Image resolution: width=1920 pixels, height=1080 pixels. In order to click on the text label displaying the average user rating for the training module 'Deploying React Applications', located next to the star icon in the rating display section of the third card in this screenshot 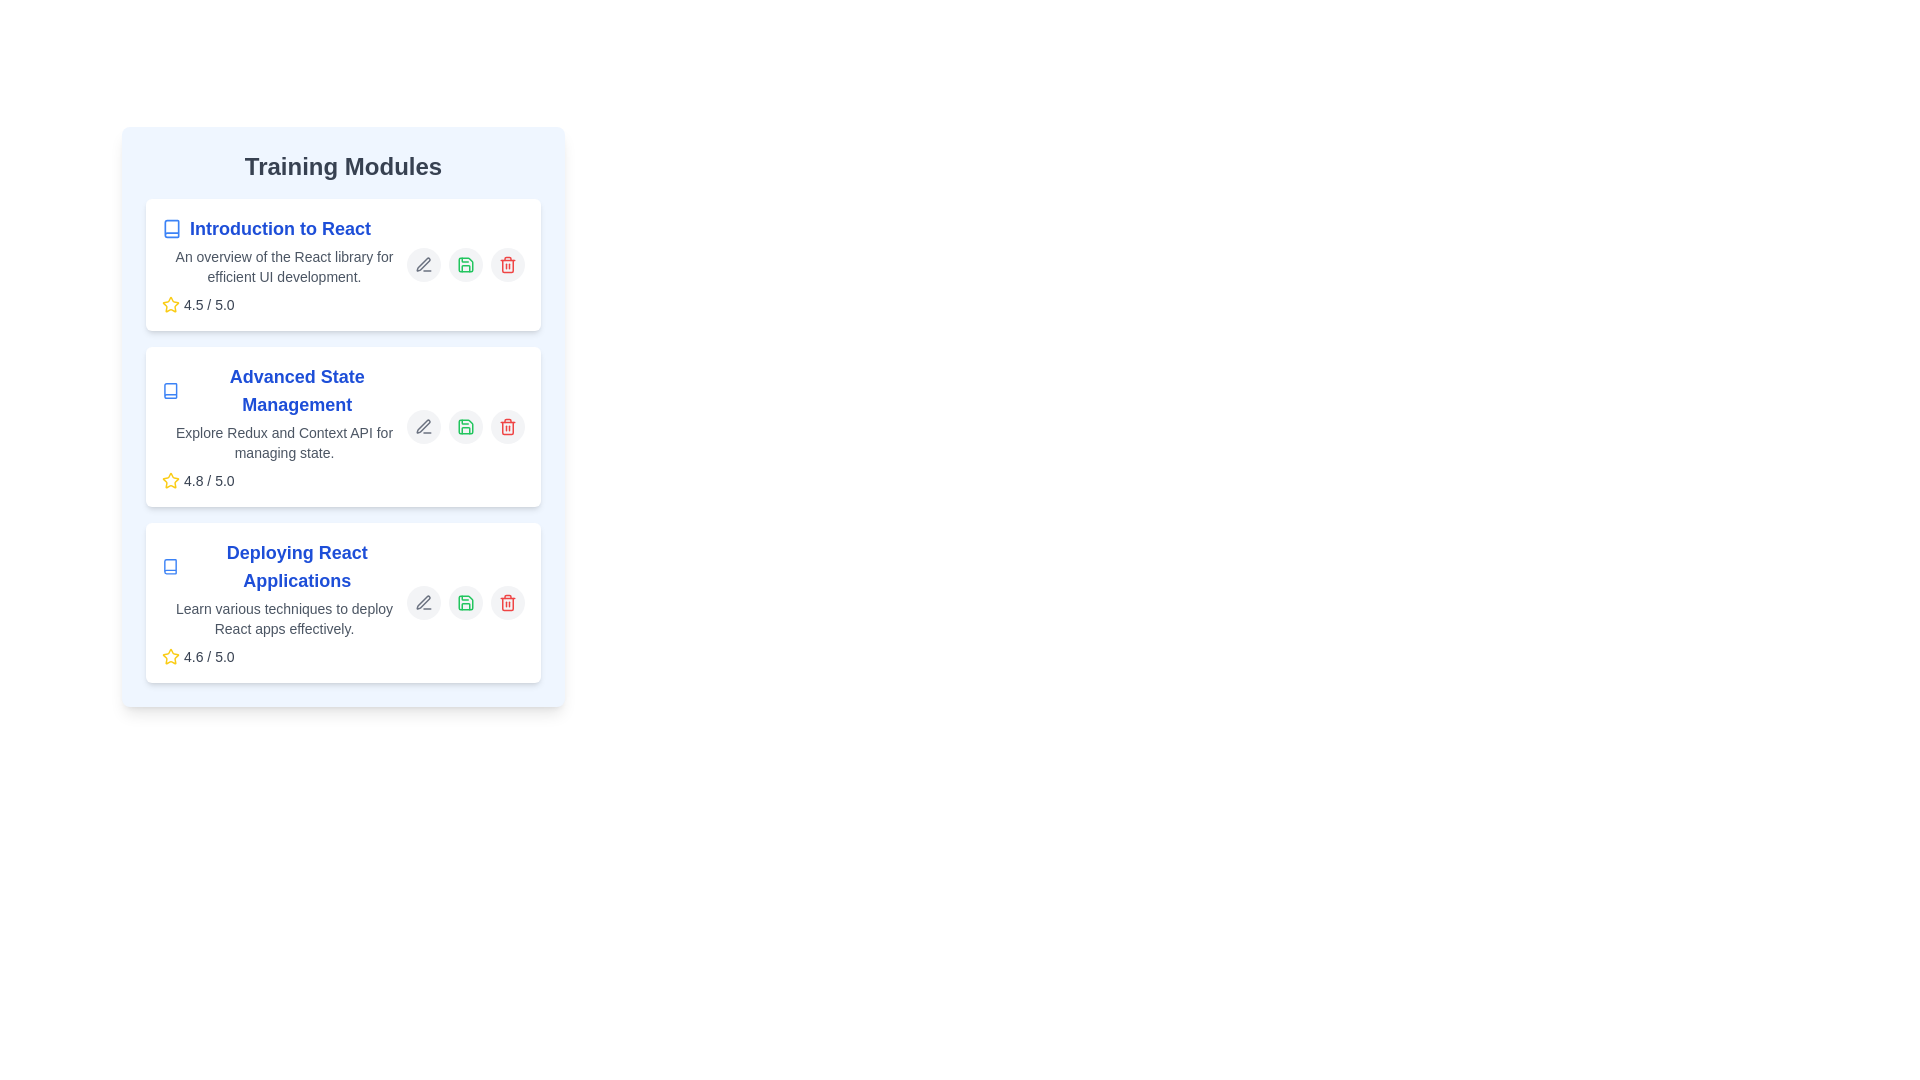, I will do `click(209, 656)`.